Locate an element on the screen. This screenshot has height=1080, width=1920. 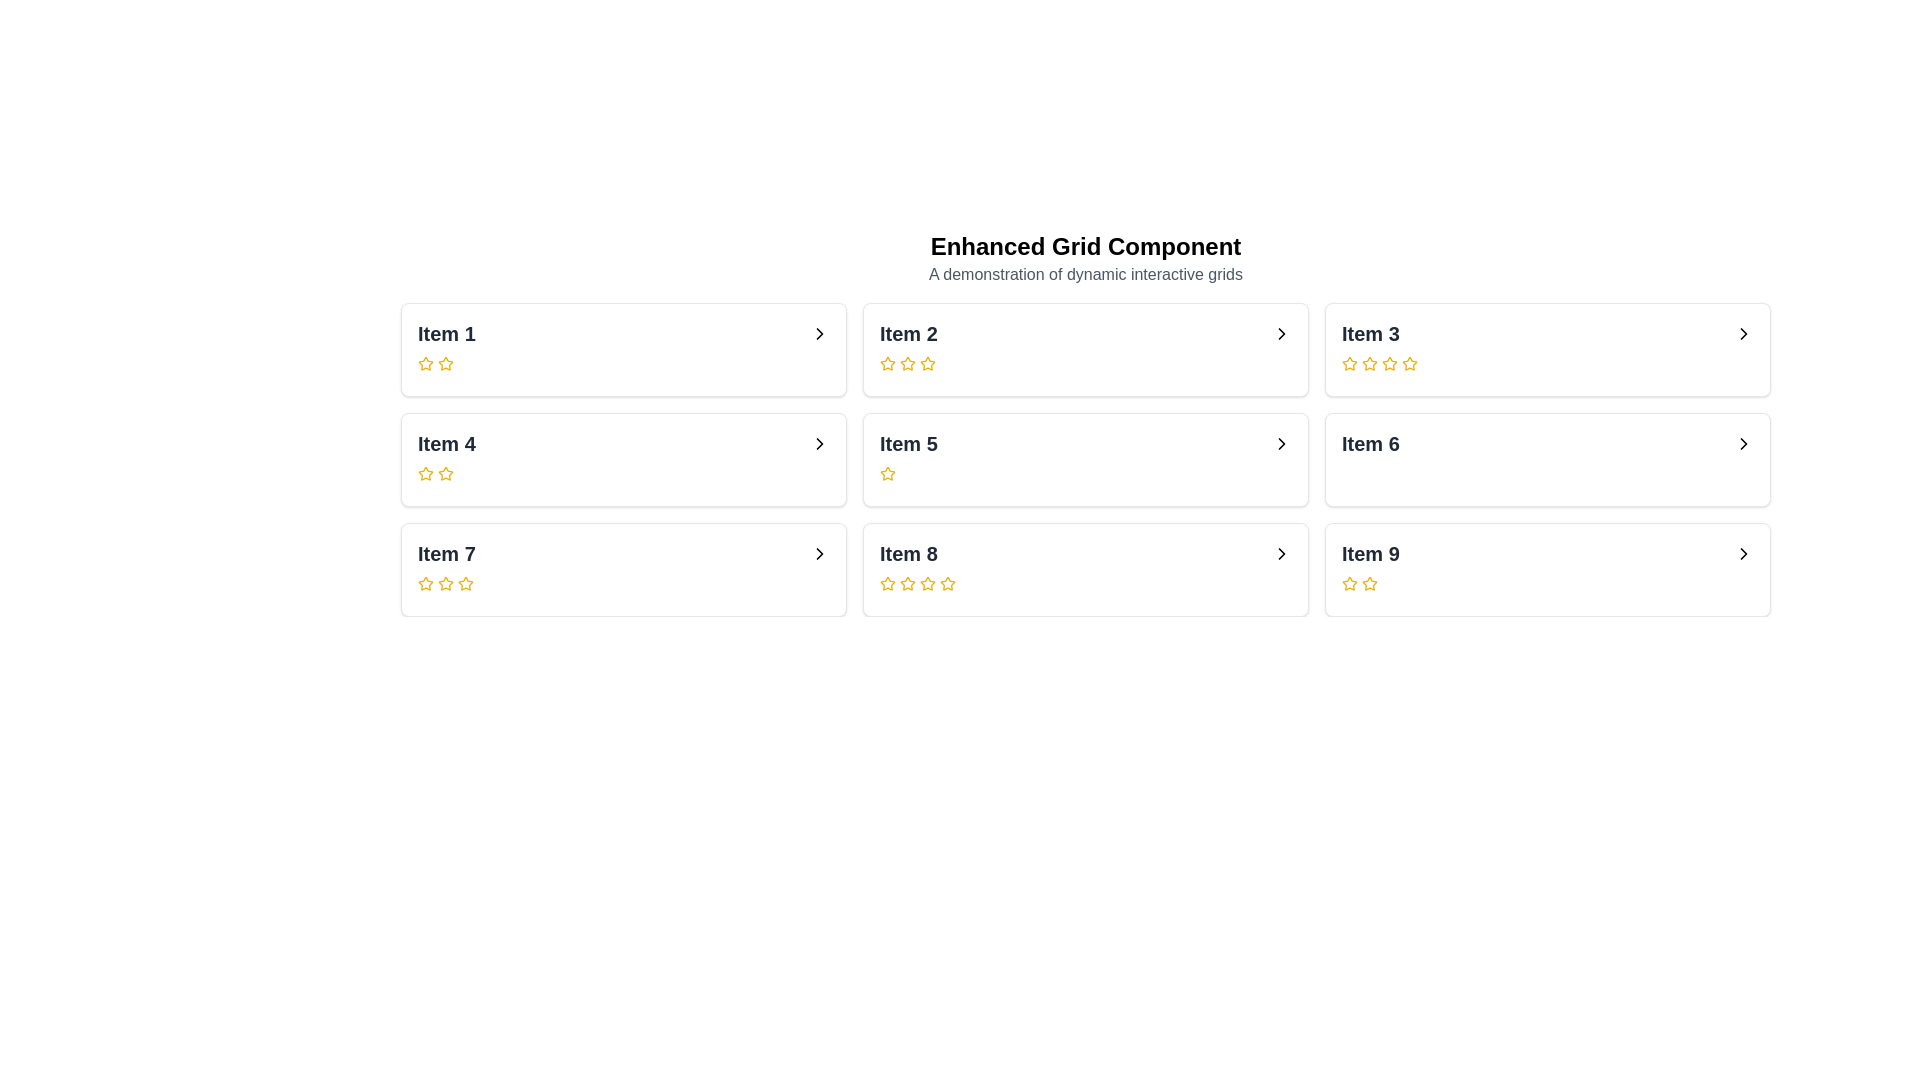
the first star icon in the rating system below 'Item 2' in the second panel to set the rating is located at coordinates (887, 363).